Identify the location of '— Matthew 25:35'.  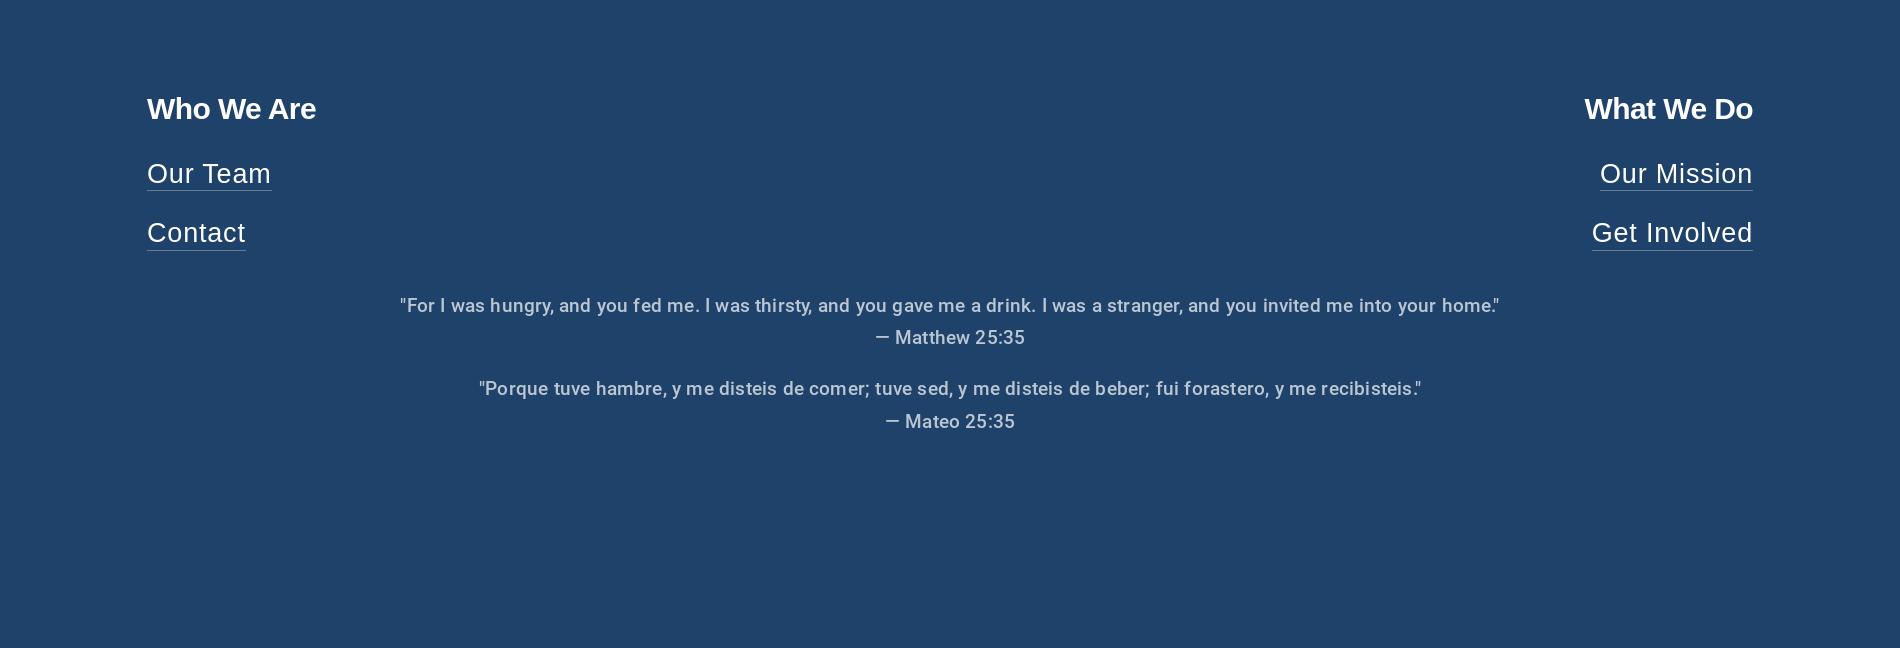
(948, 335).